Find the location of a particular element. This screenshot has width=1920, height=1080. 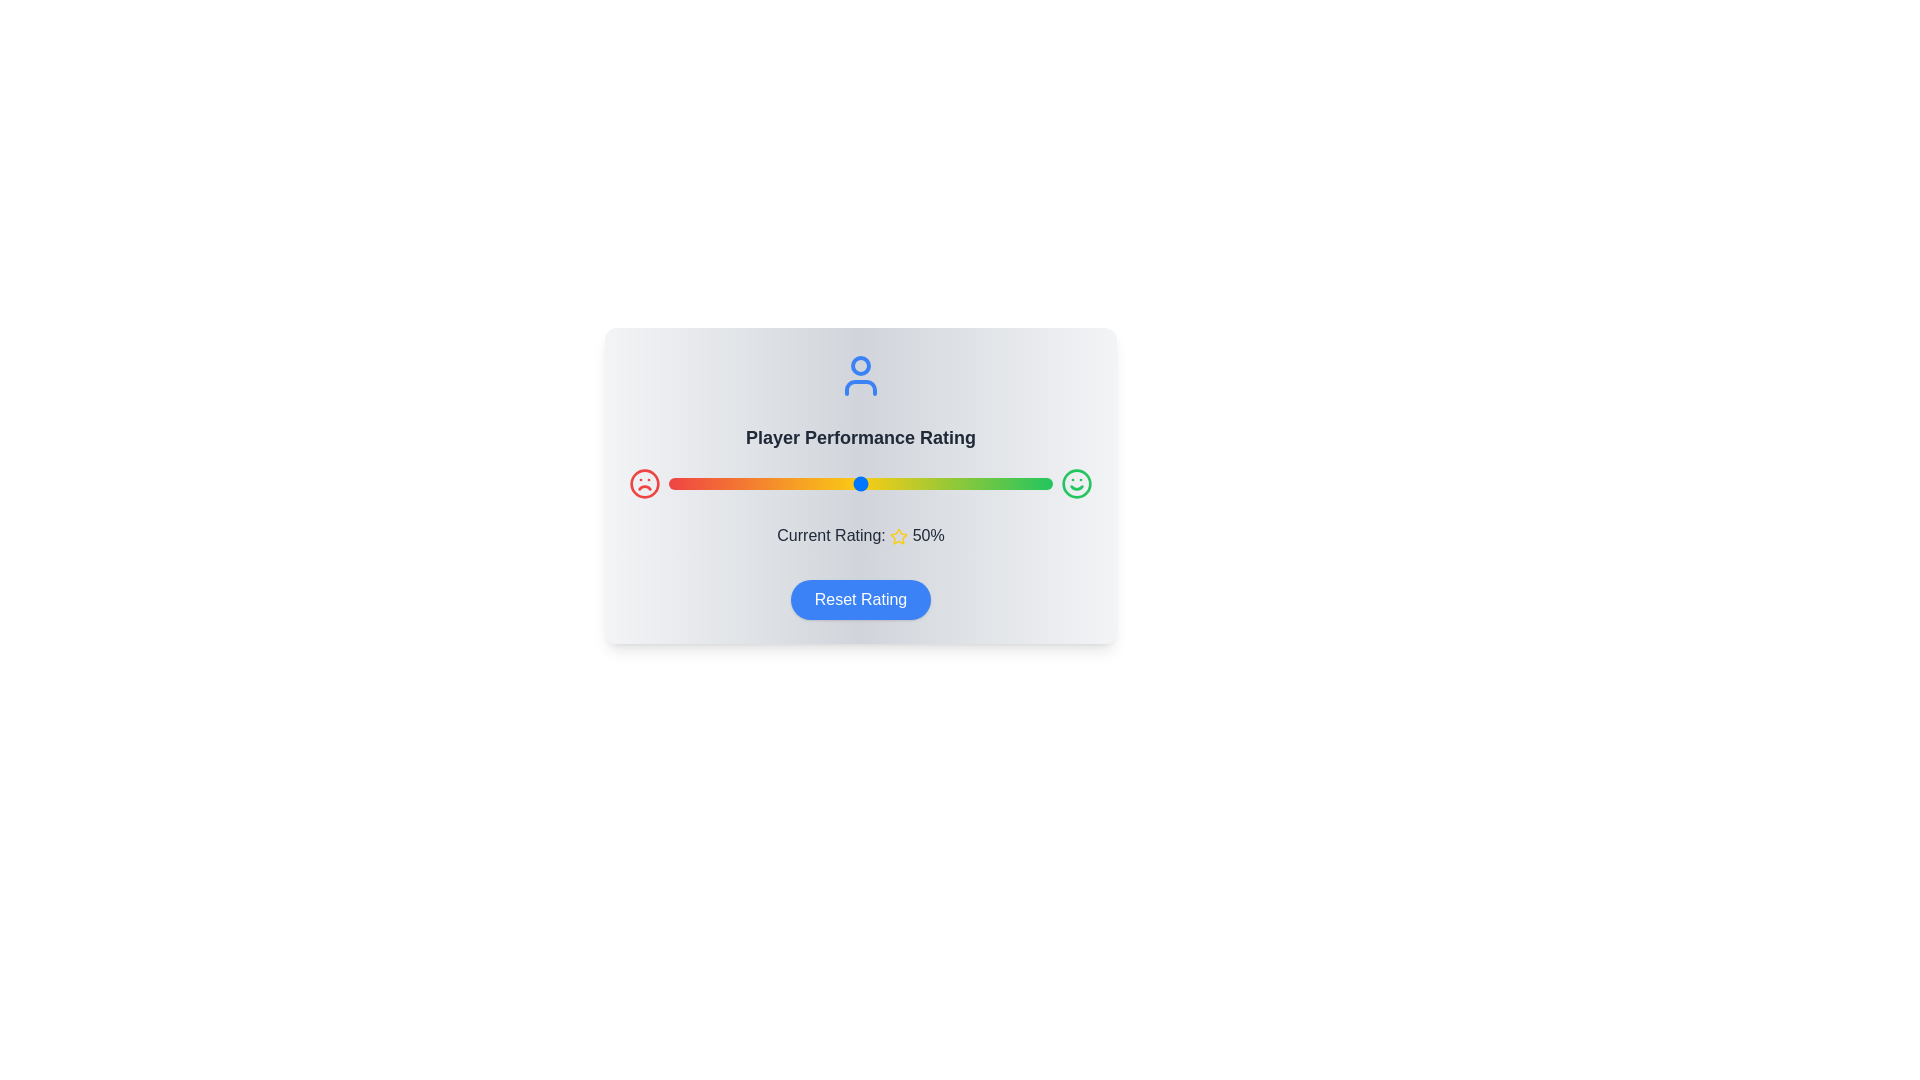

the rating slider to 55% is located at coordinates (880, 483).